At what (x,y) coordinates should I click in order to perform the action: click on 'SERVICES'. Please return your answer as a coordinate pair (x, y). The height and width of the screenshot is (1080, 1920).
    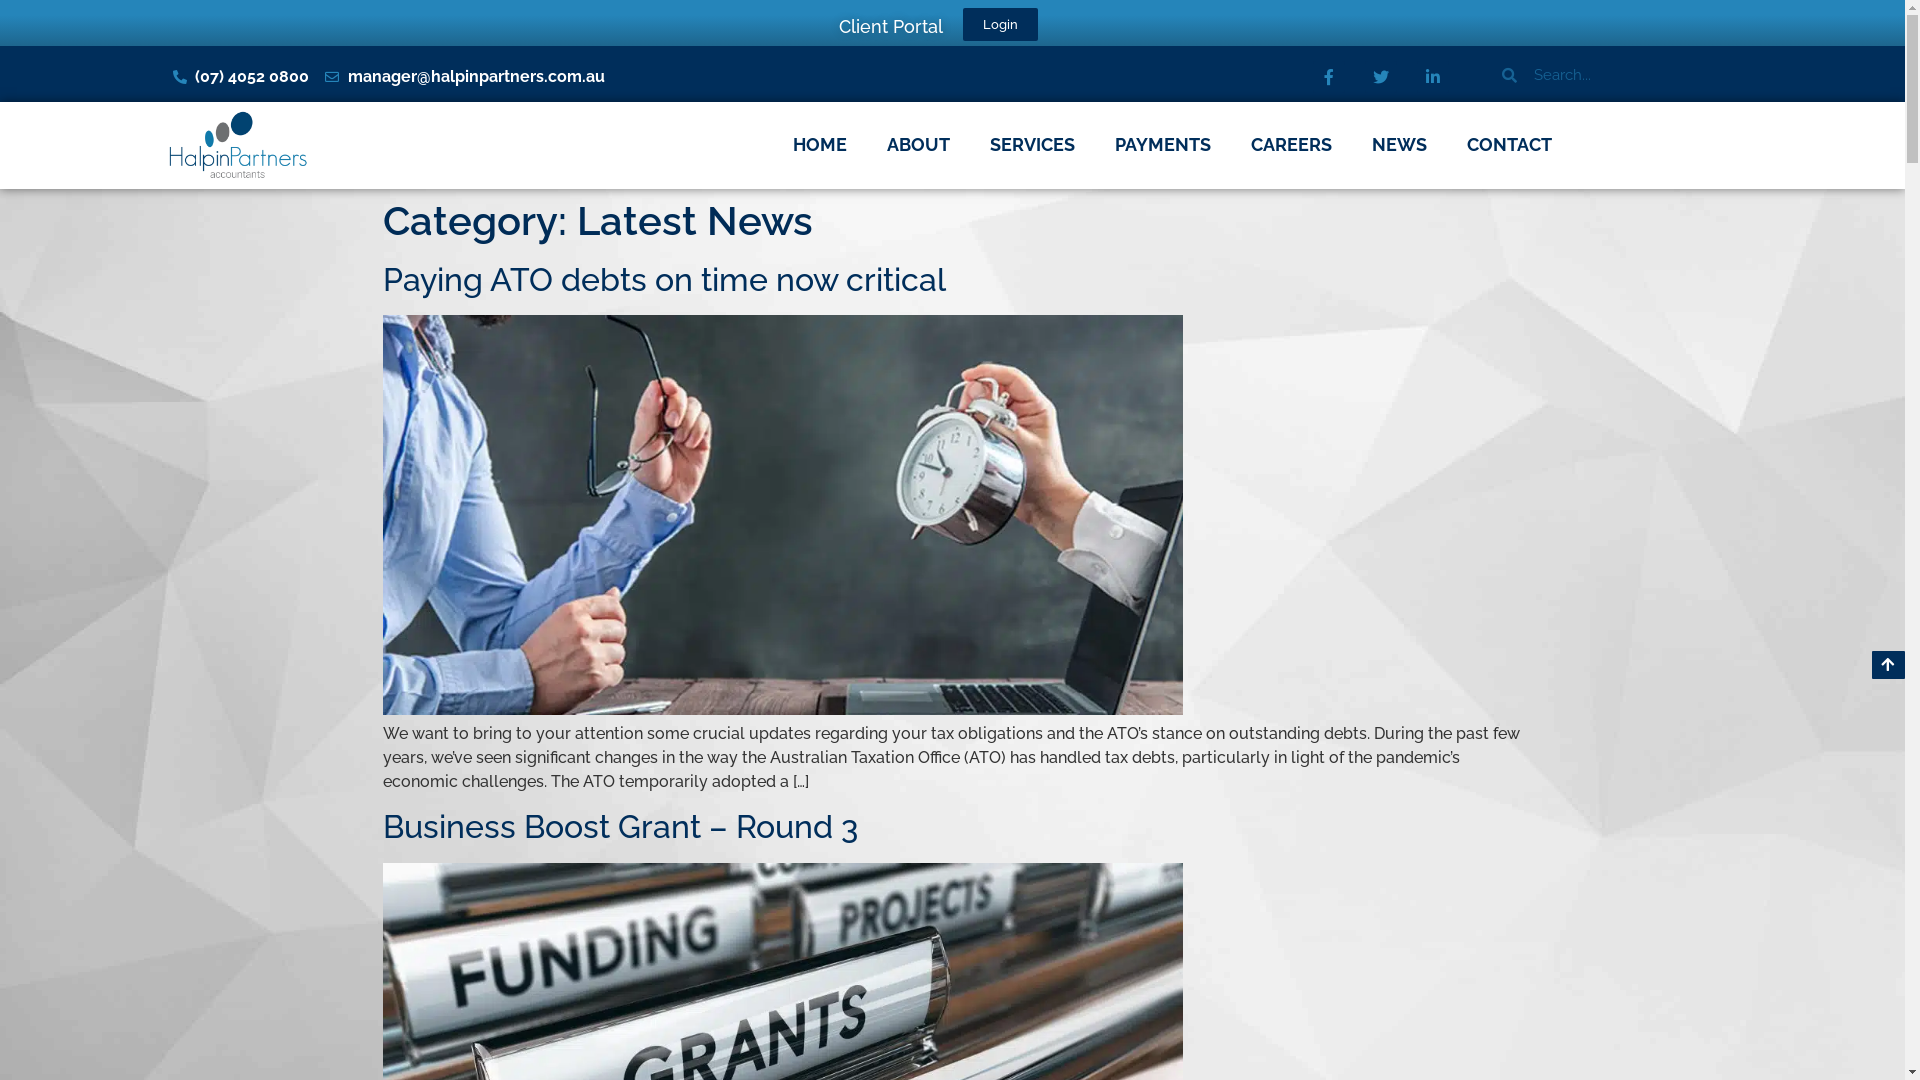
    Looking at the image, I should click on (1032, 144).